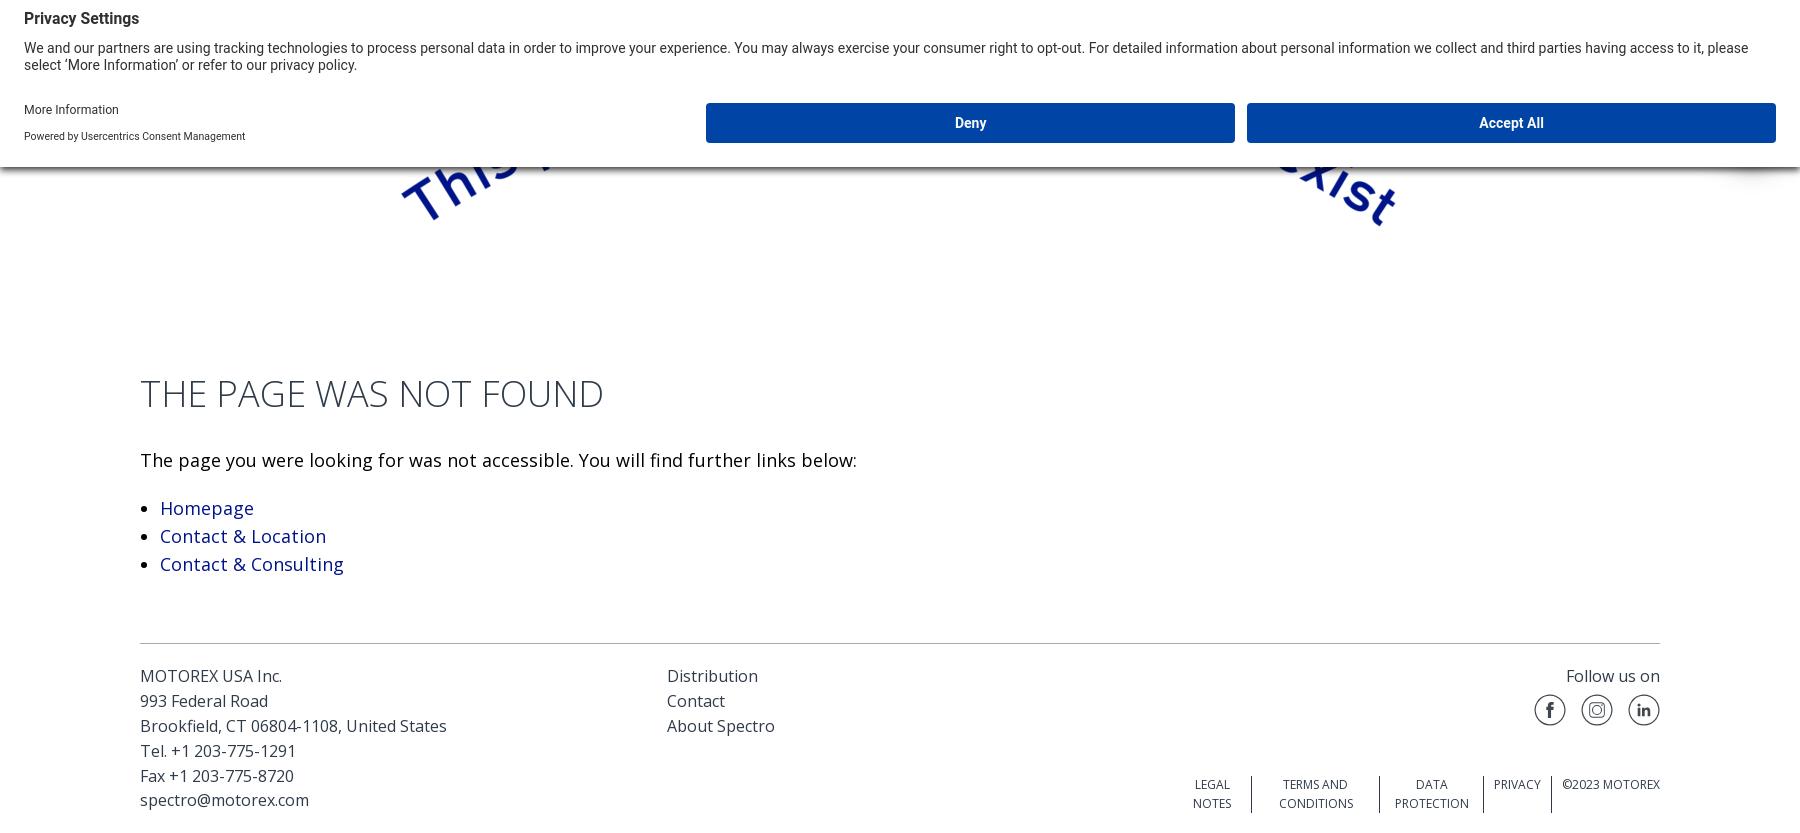  Describe the element at coordinates (497, 458) in the screenshot. I see `'The page you were looking for was not accessible. You will find further links below:'` at that location.